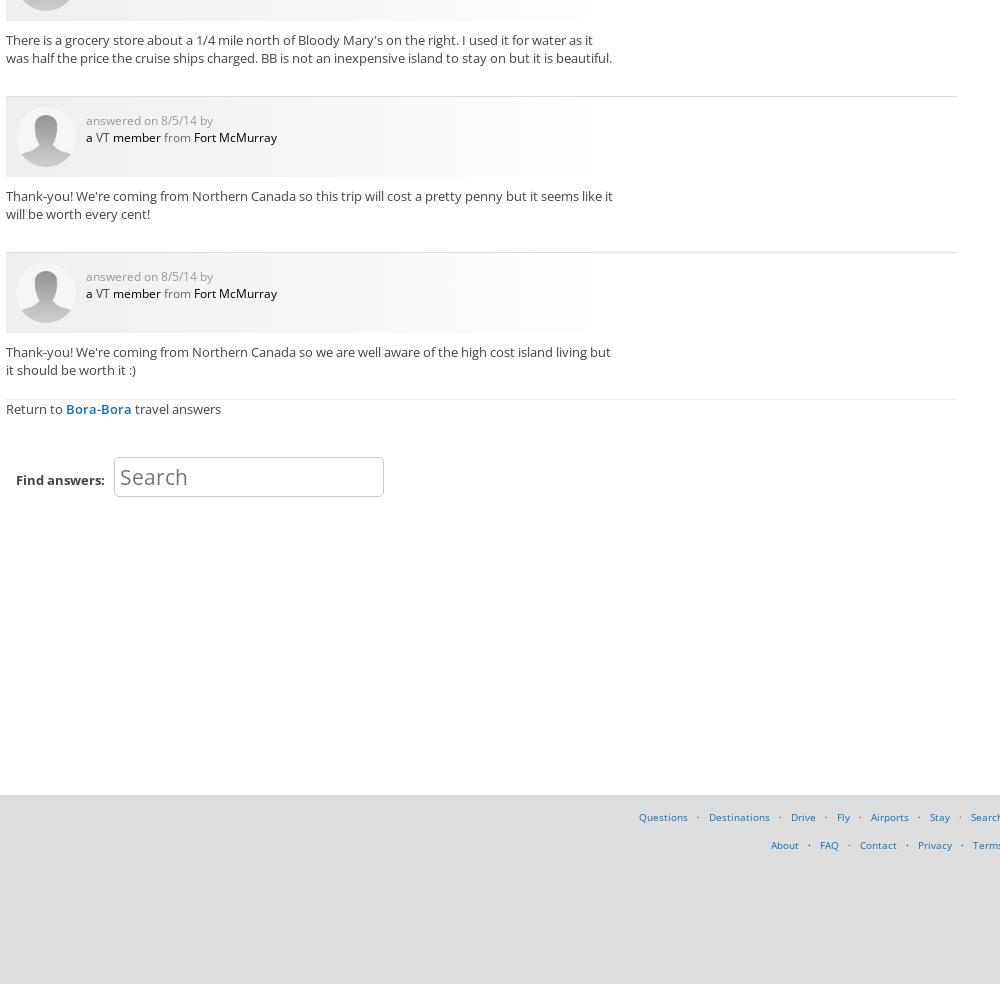  What do you see at coordinates (939, 815) in the screenshot?
I see `'Stay'` at bounding box center [939, 815].